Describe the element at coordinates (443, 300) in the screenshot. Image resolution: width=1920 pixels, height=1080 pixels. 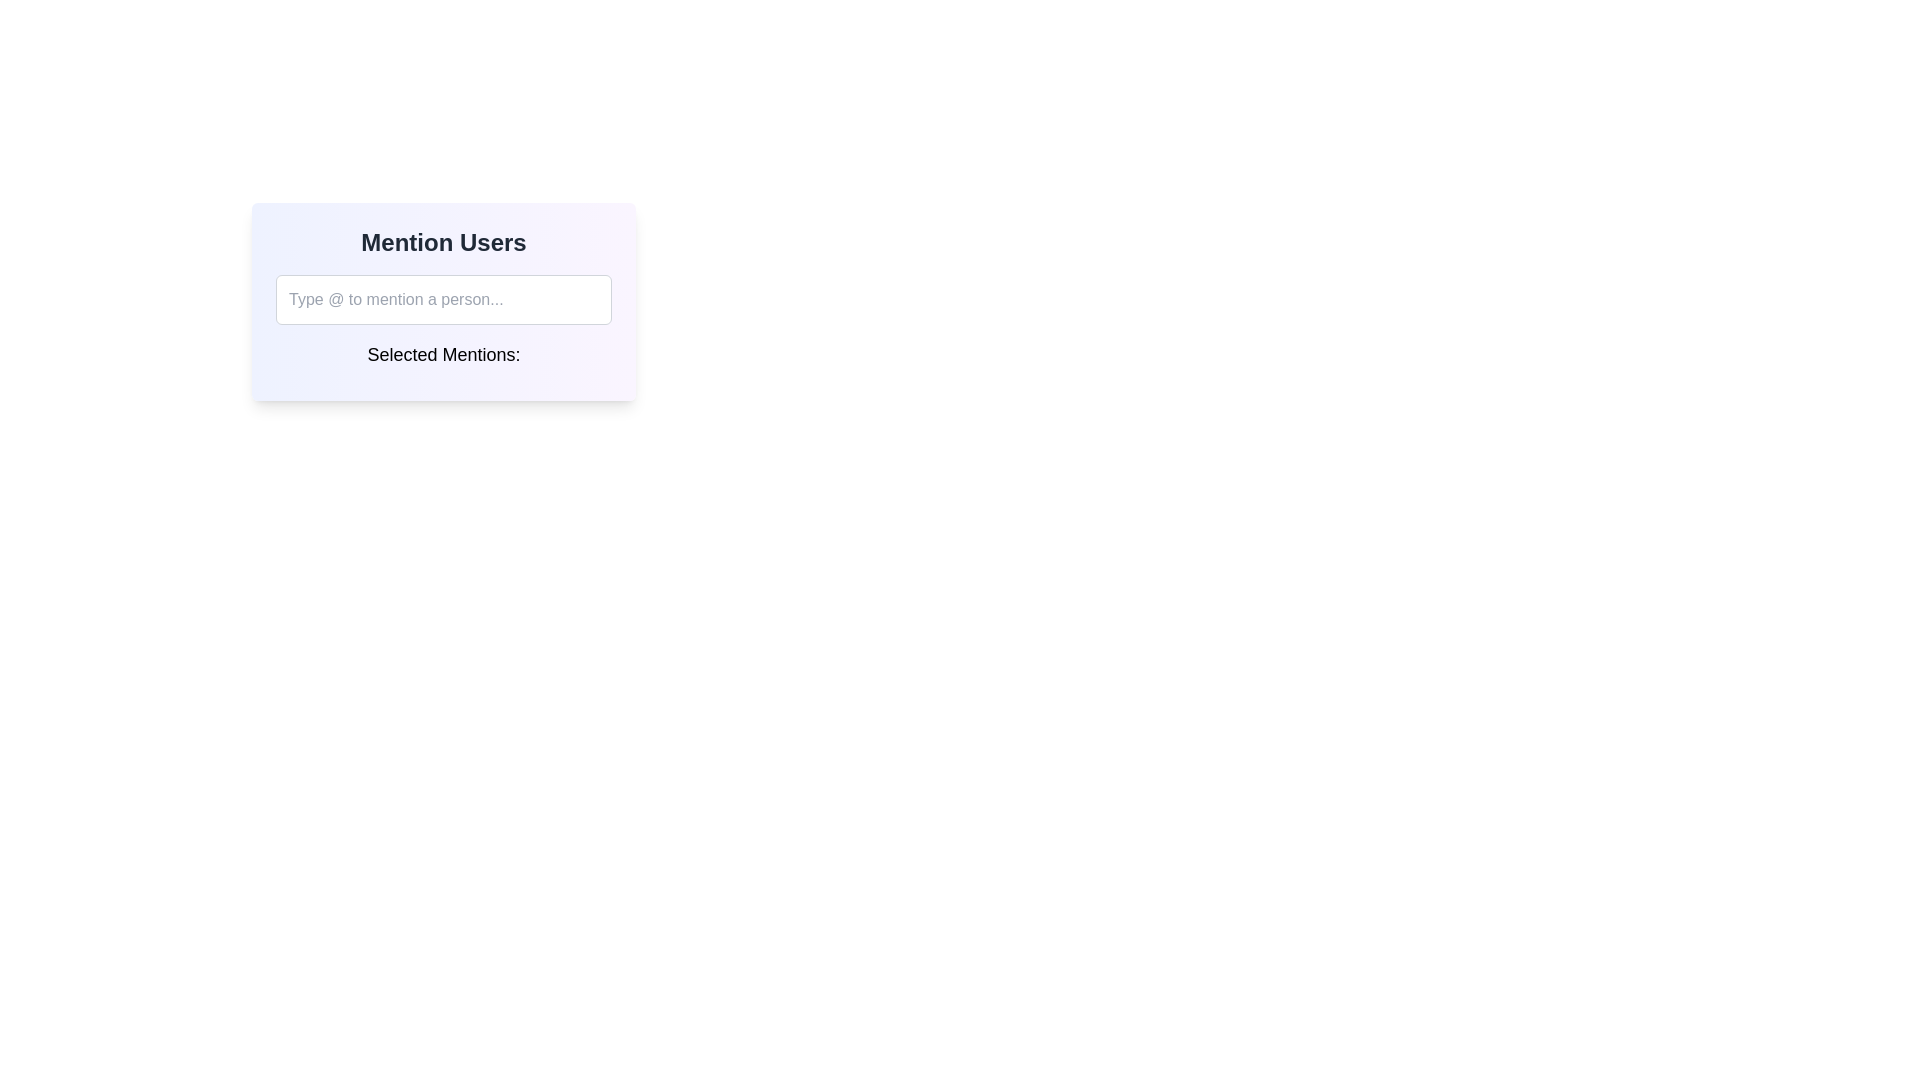
I see `the text input field with rounded borders and light gray color, which displays the placeholder text 'Type @ to mention a person...'` at that location.